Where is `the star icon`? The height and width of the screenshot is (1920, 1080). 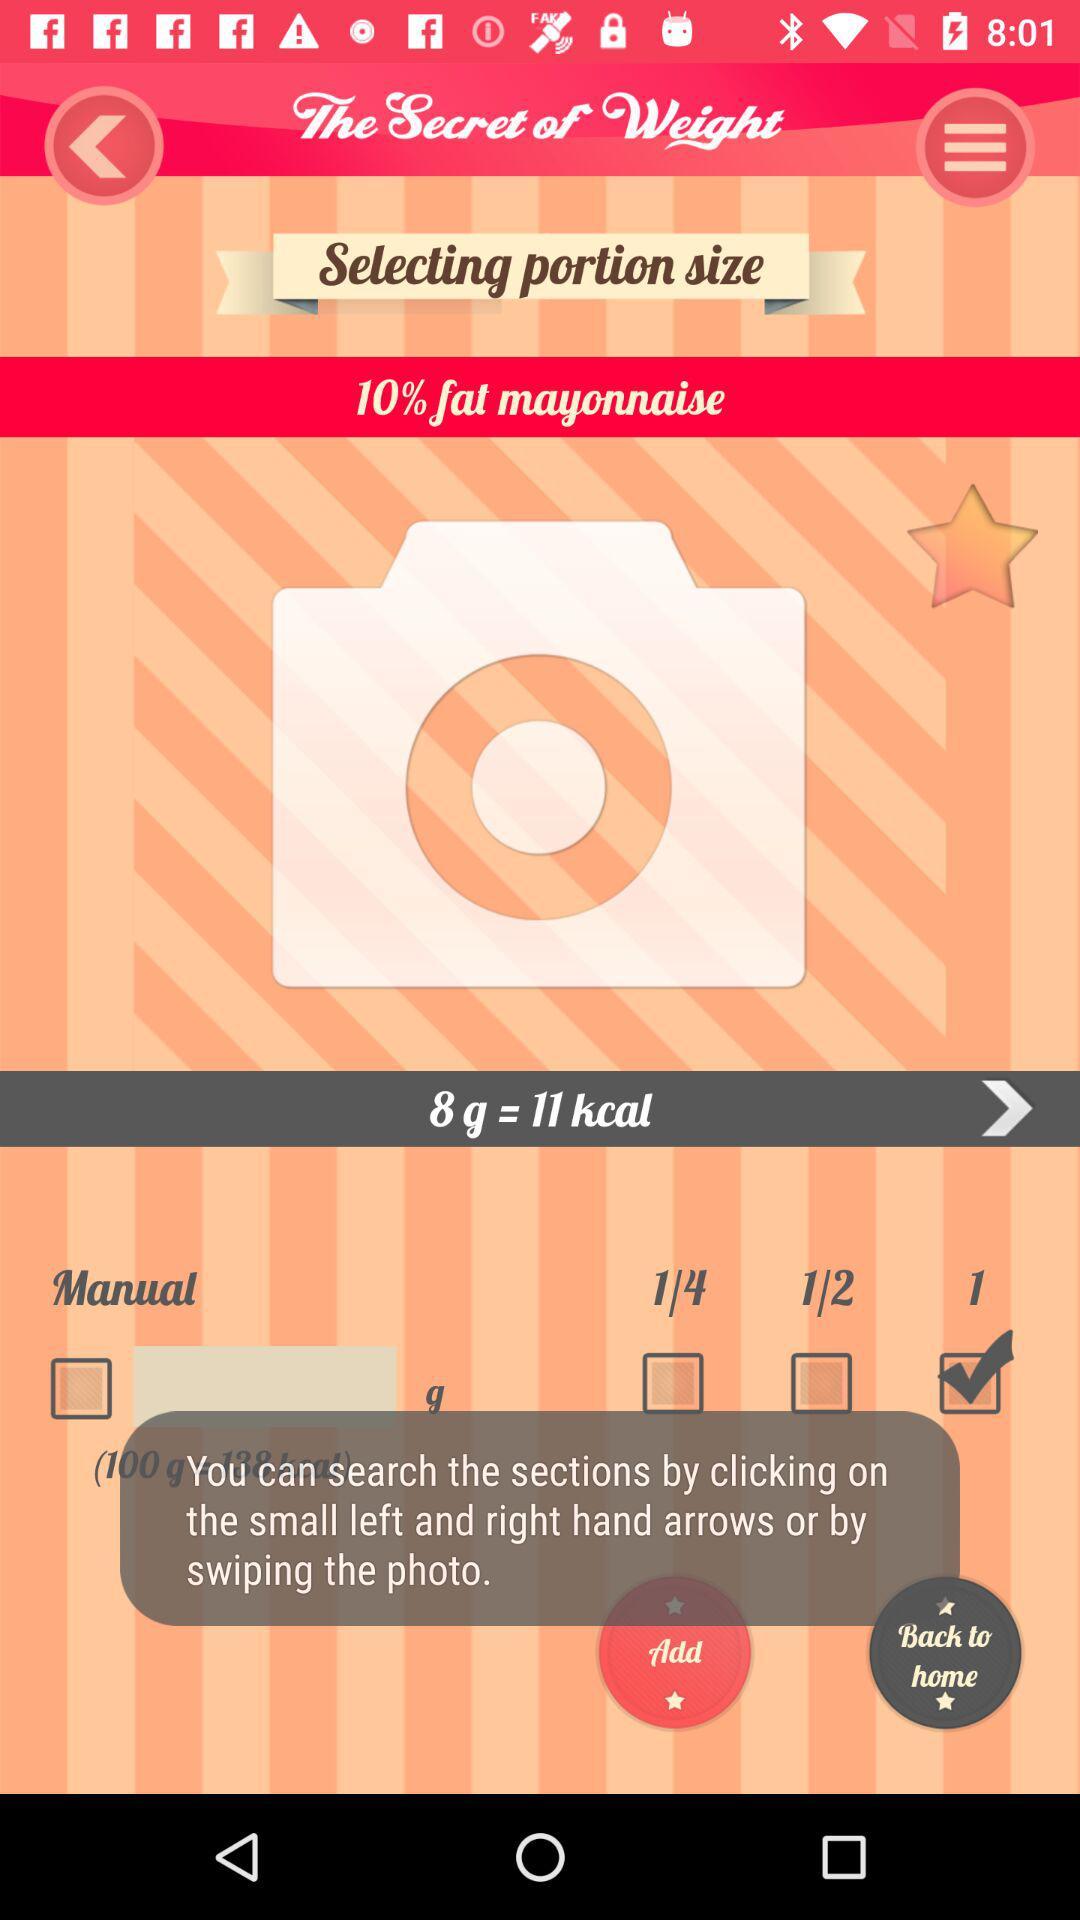 the star icon is located at coordinates (971, 544).